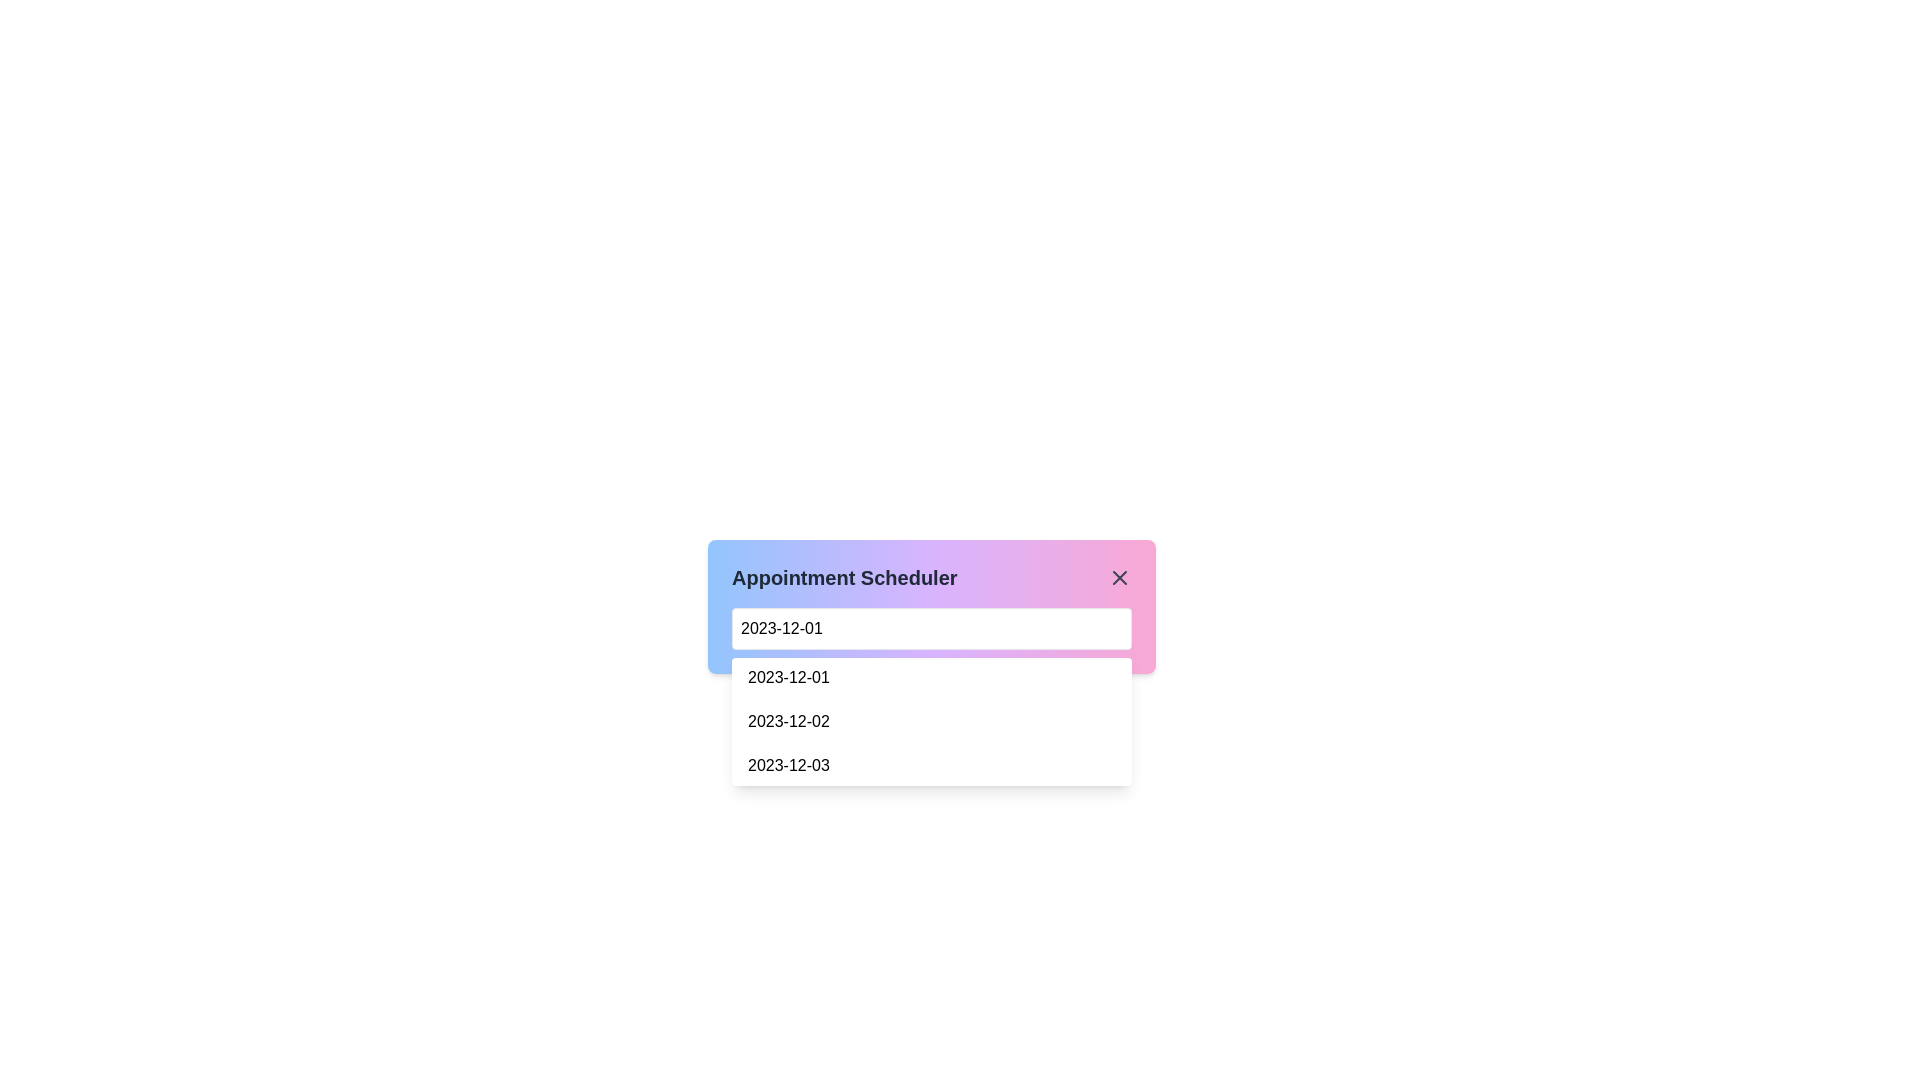 This screenshot has height=1080, width=1920. Describe the element at coordinates (930, 578) in the screenshot. I see `the 'Appointment Scheduler' label which displays the text in bold, large font at the top of a colorful gradient box` at that location.